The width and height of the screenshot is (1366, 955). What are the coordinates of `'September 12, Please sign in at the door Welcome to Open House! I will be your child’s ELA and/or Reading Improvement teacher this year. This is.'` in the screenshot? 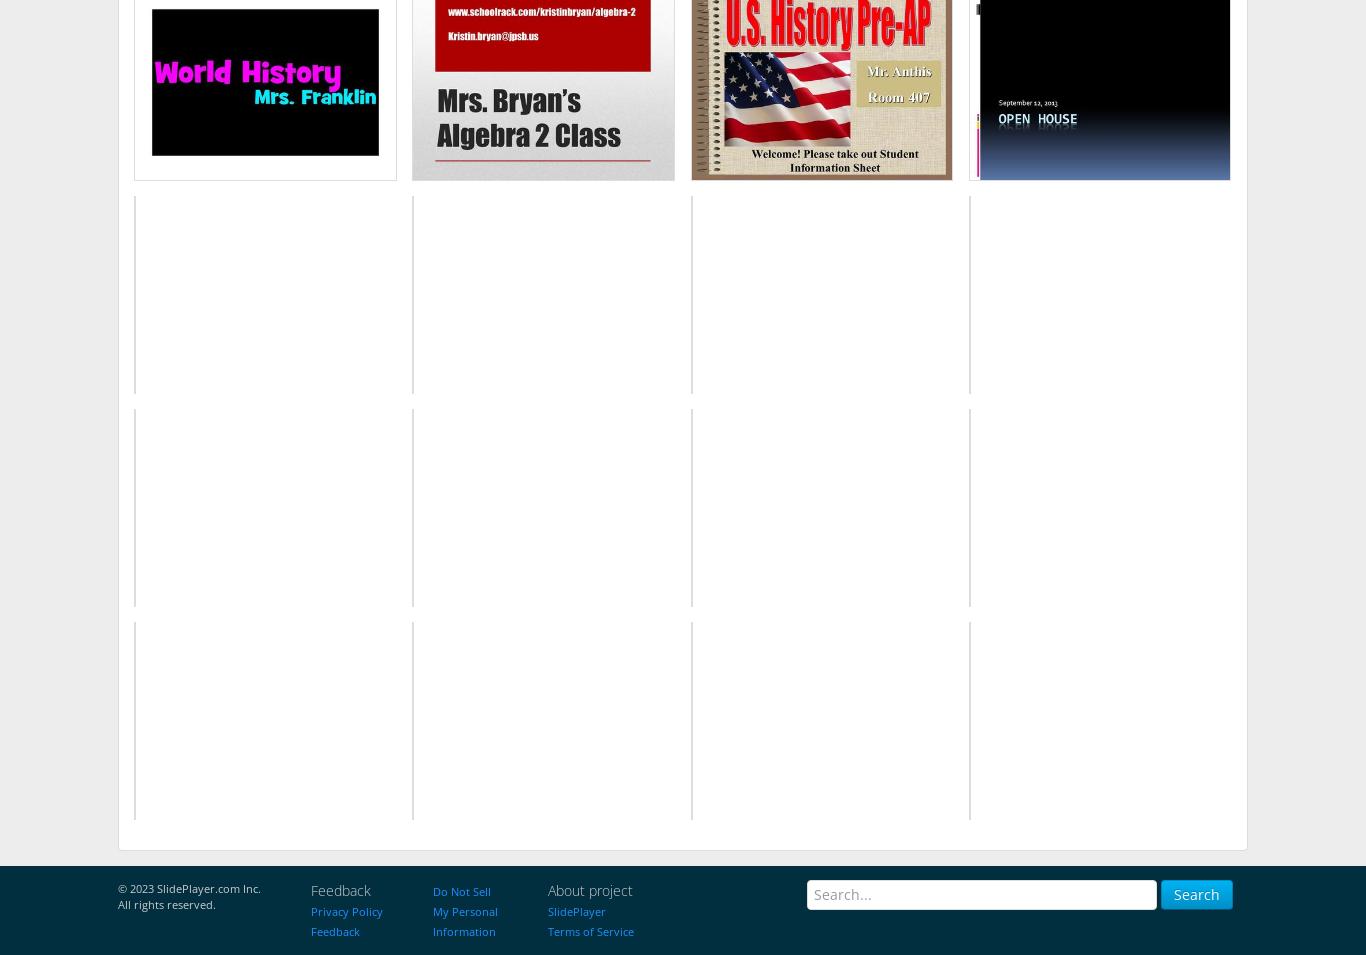 It's located at (985, 85).